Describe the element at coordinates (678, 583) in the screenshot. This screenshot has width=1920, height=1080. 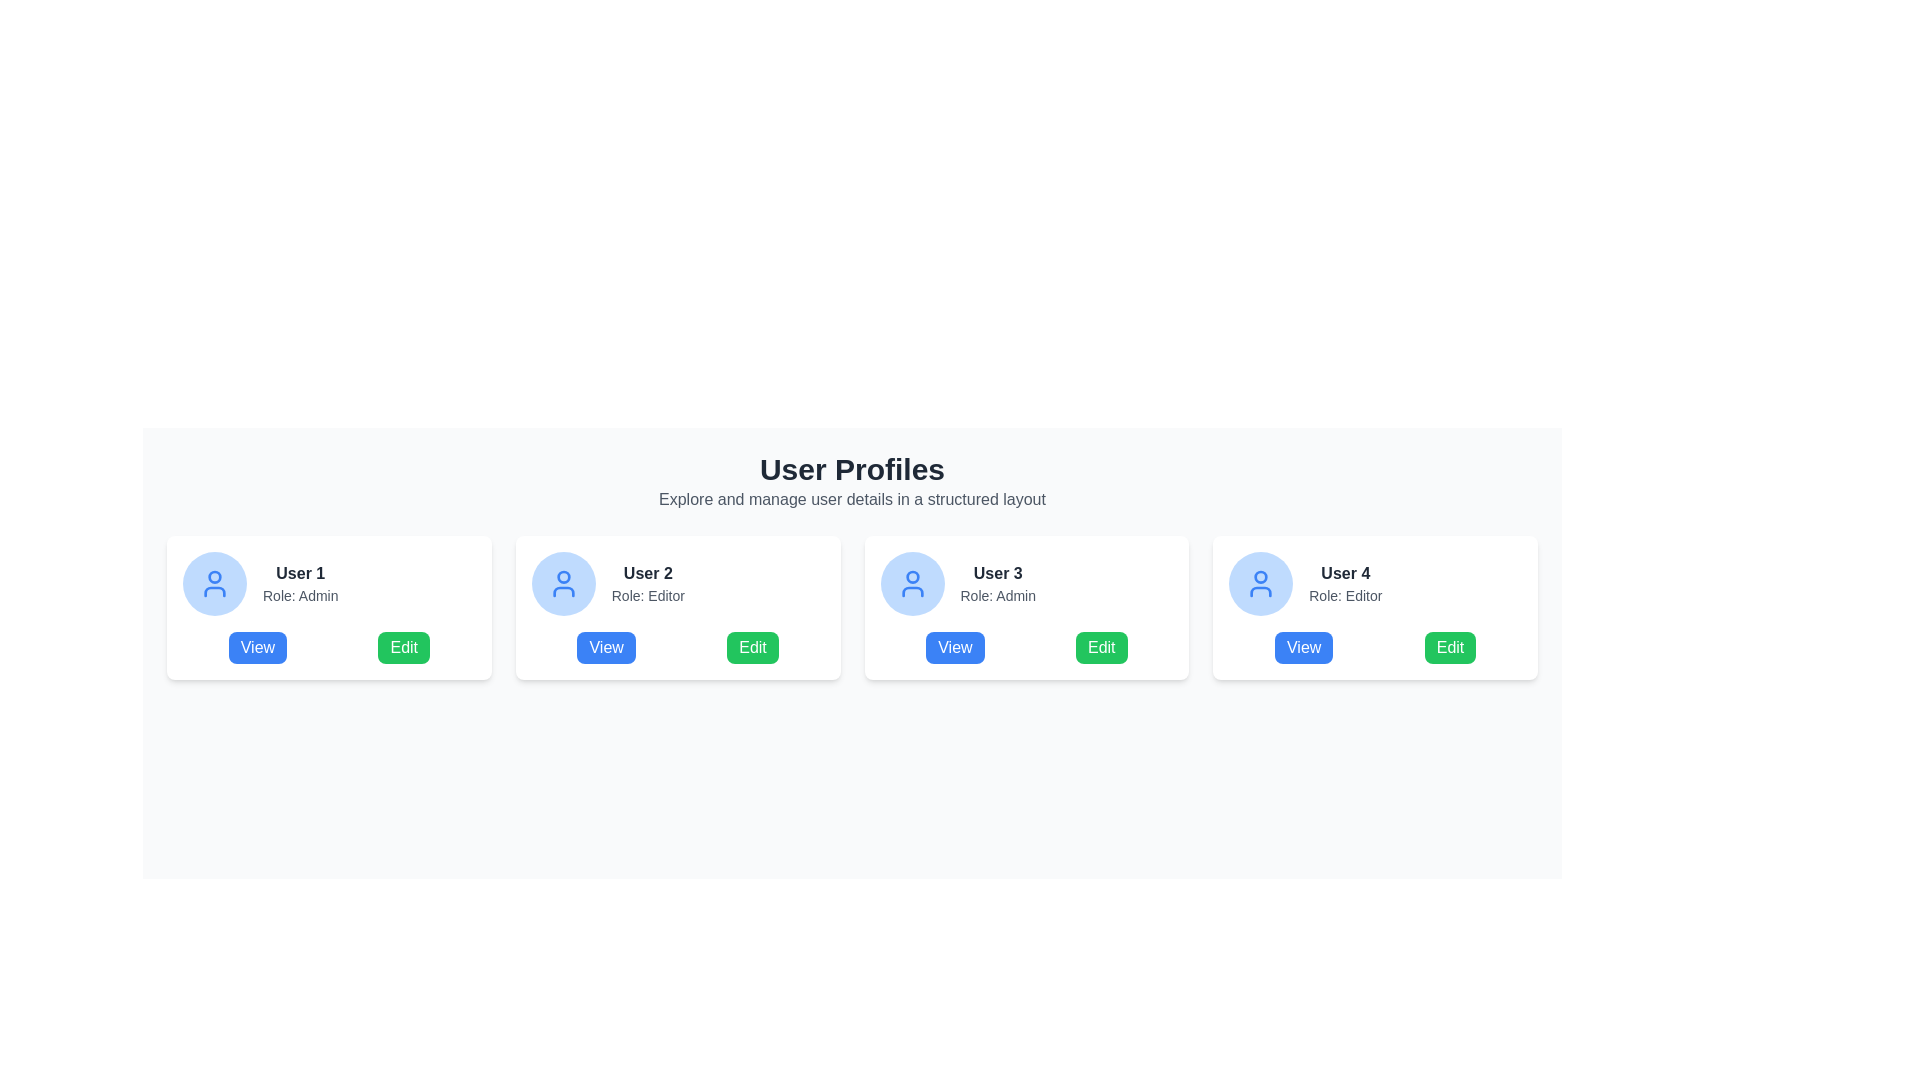
I see `displayed information from the Text label indicating 'User 2' and their role 'Editor', which is located in the second card of the user profiles section, featuring a blue circular icon with a white user silhouette` at that location.